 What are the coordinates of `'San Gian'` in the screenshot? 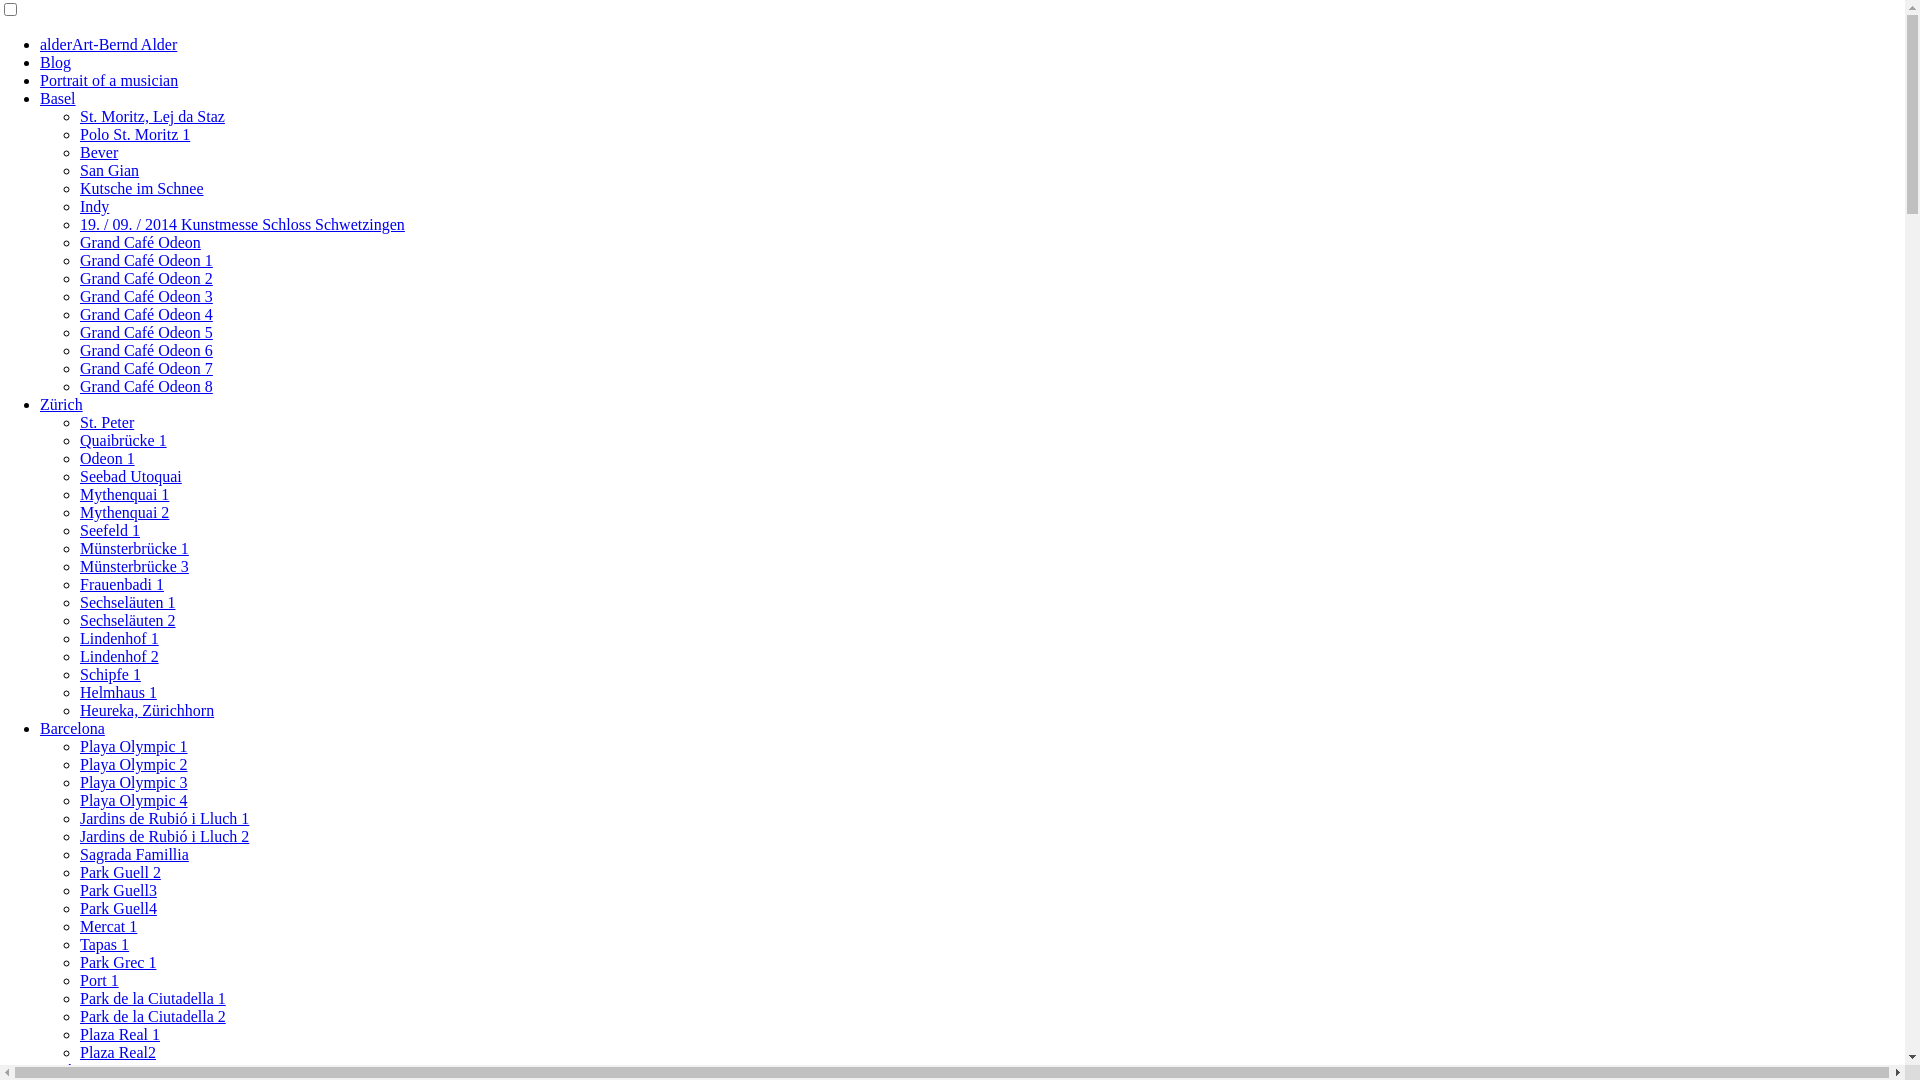 It's located at (108, 169).